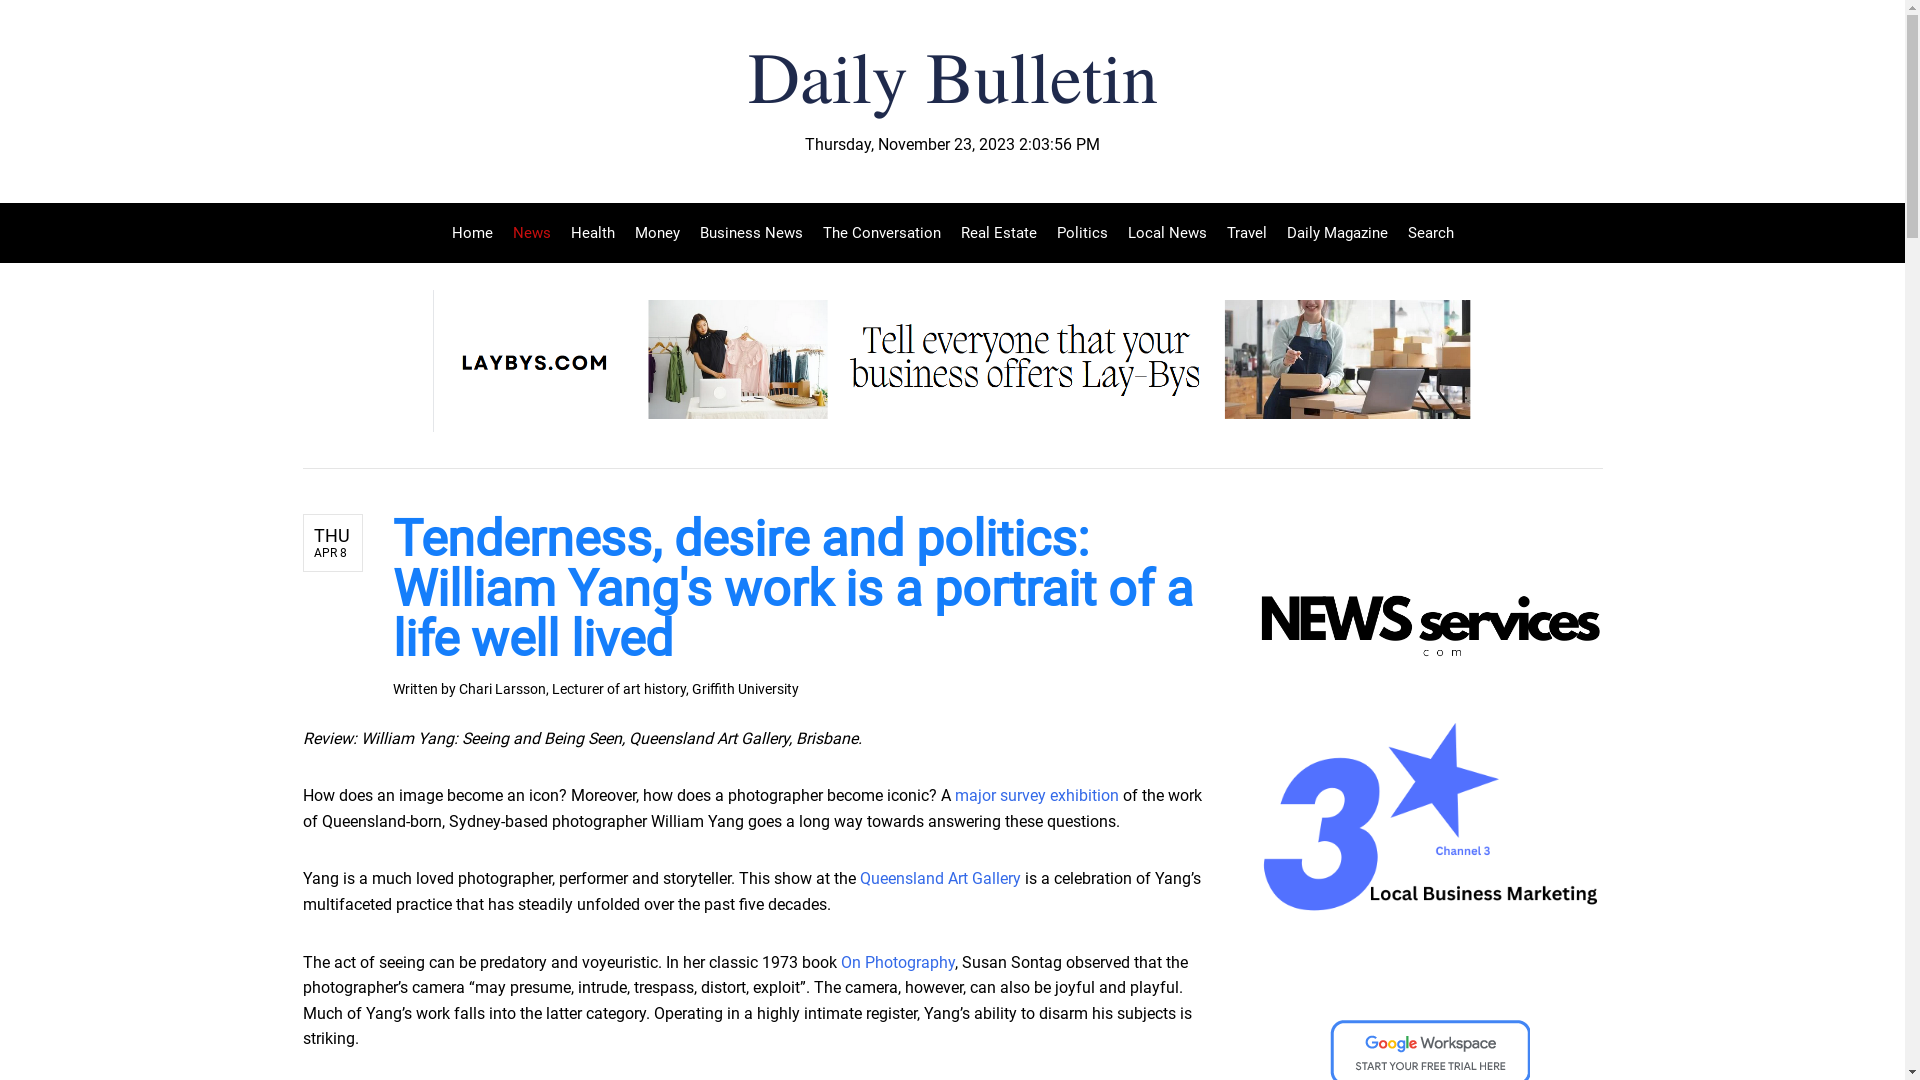 The height and width of the screenshot is (1080, 1920). What do you see at coordinates (1245, 231) in the screenshot?
I see `'Travel'` at bounding box center [1245, 231].